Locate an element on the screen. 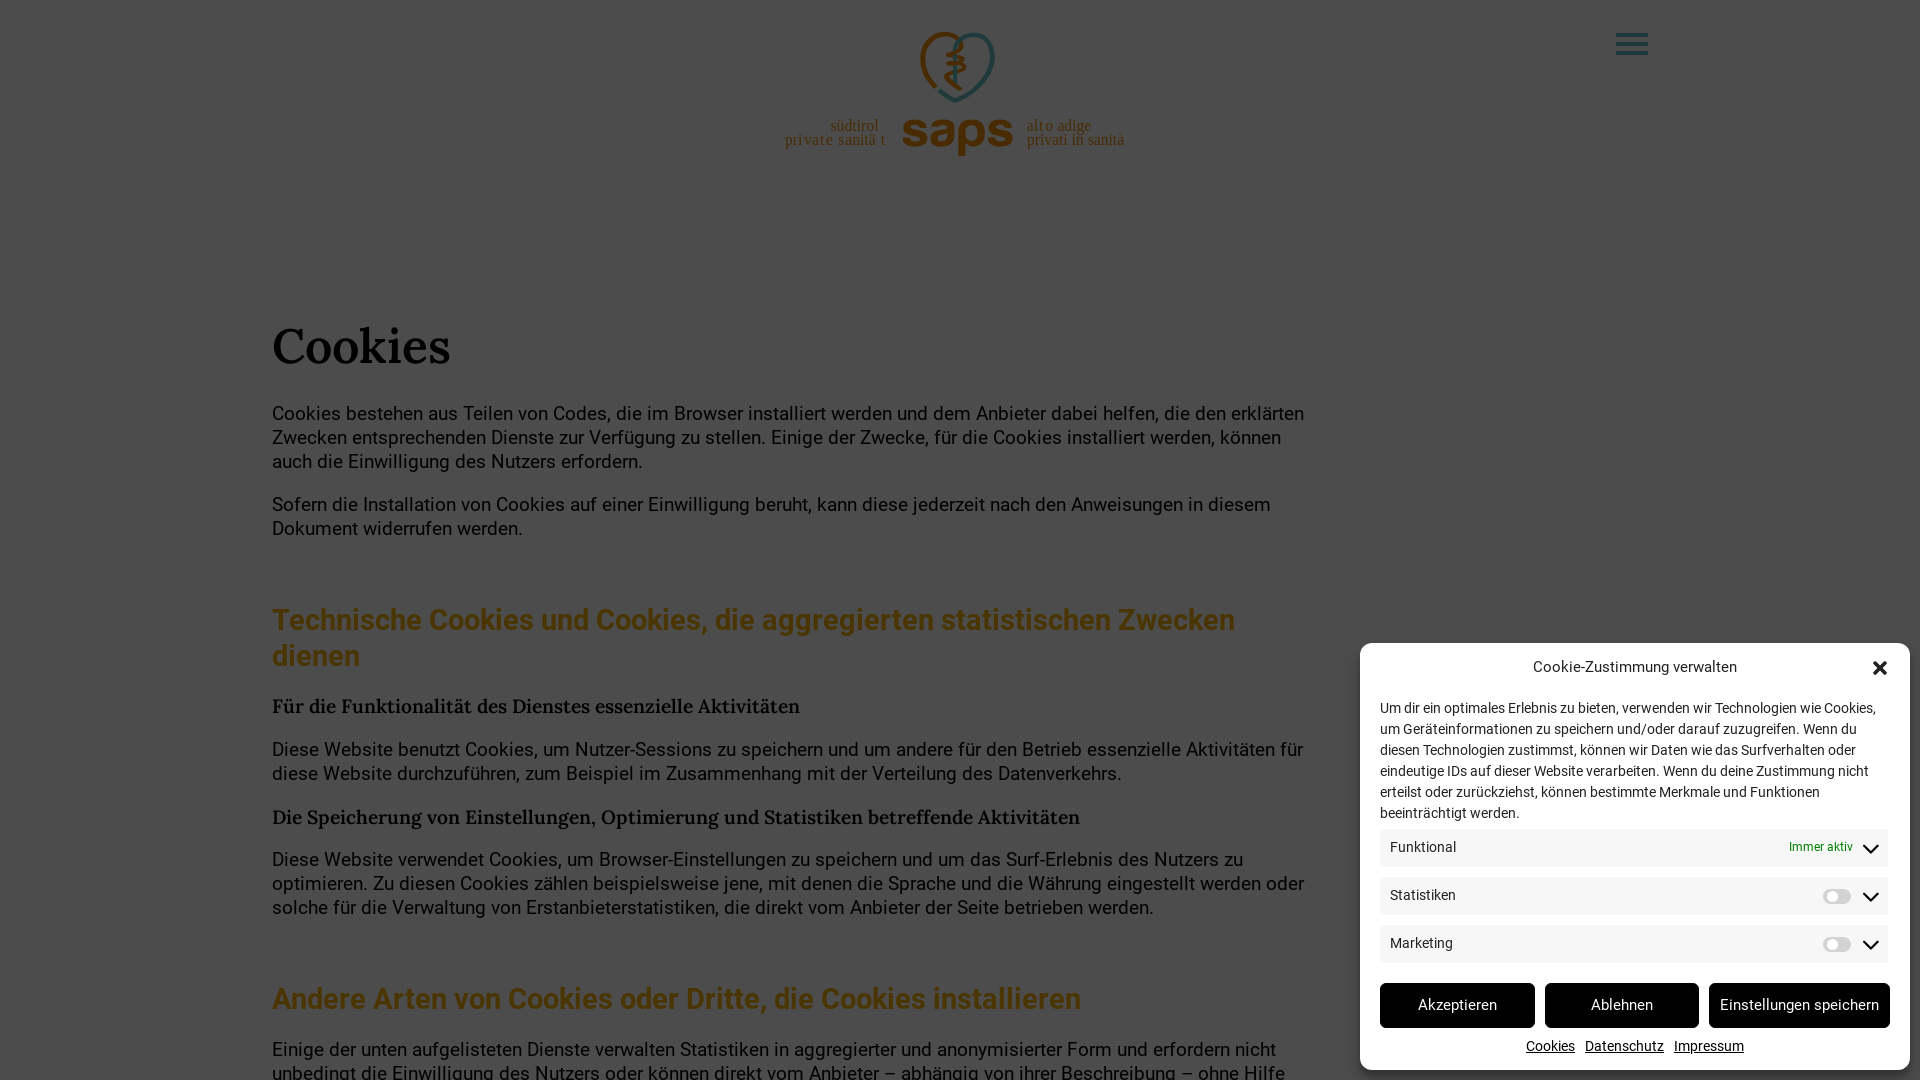  'Cookies' is located at coordinates (1549, 1045).